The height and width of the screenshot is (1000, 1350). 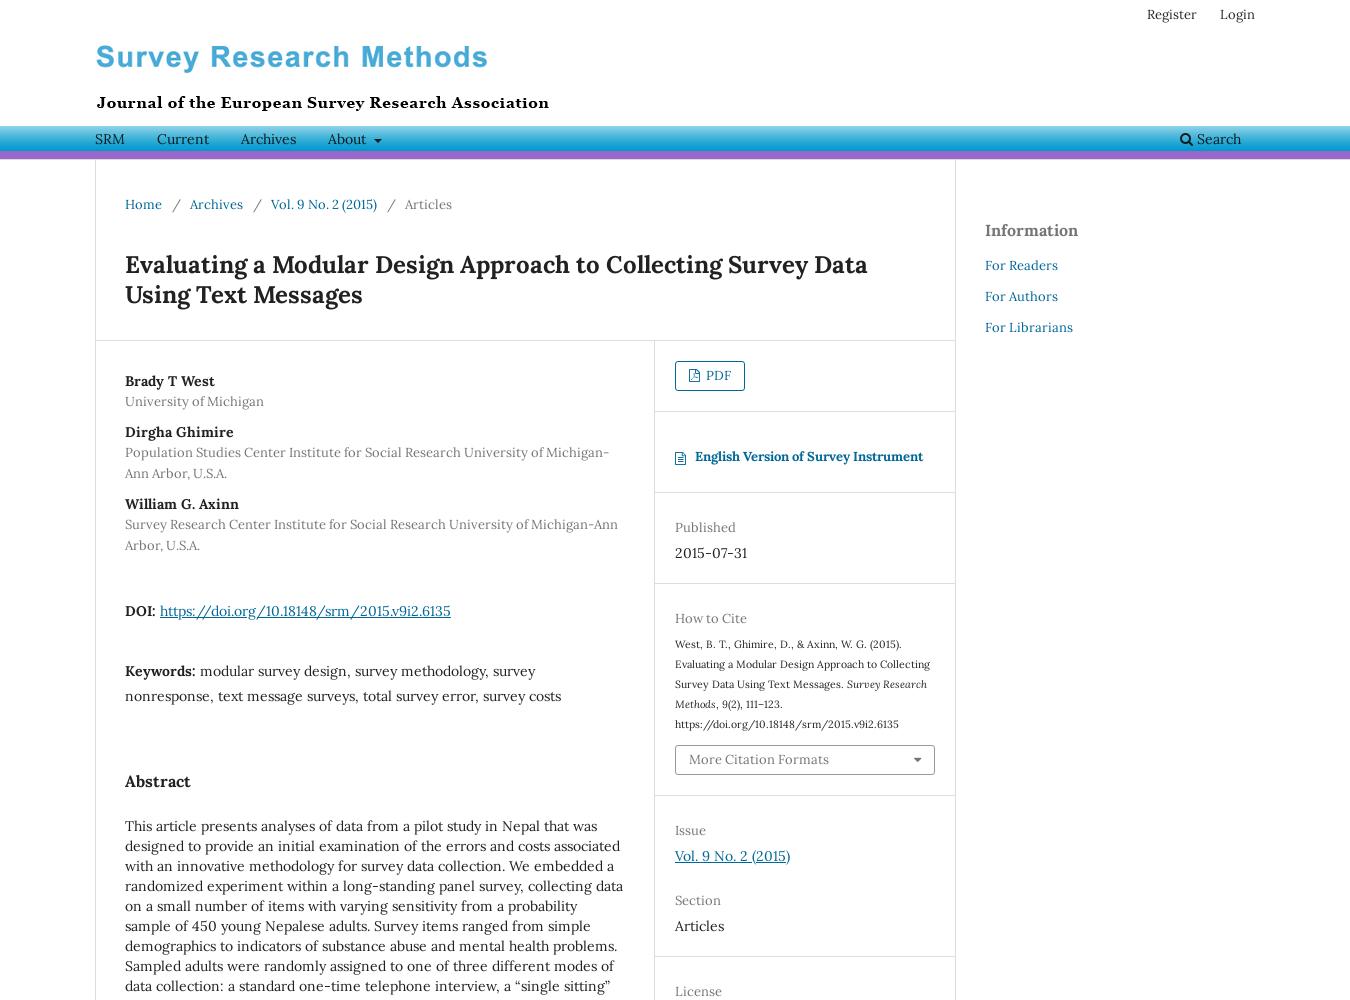 What do you see at coordinates (343, 683) in the screenshot?
I see `'modular survey design, 											survey methodology, 											survey nonresponse, 											text message surveys, 											total survey error, 											survey costs'` at bounding box center [343, 683].